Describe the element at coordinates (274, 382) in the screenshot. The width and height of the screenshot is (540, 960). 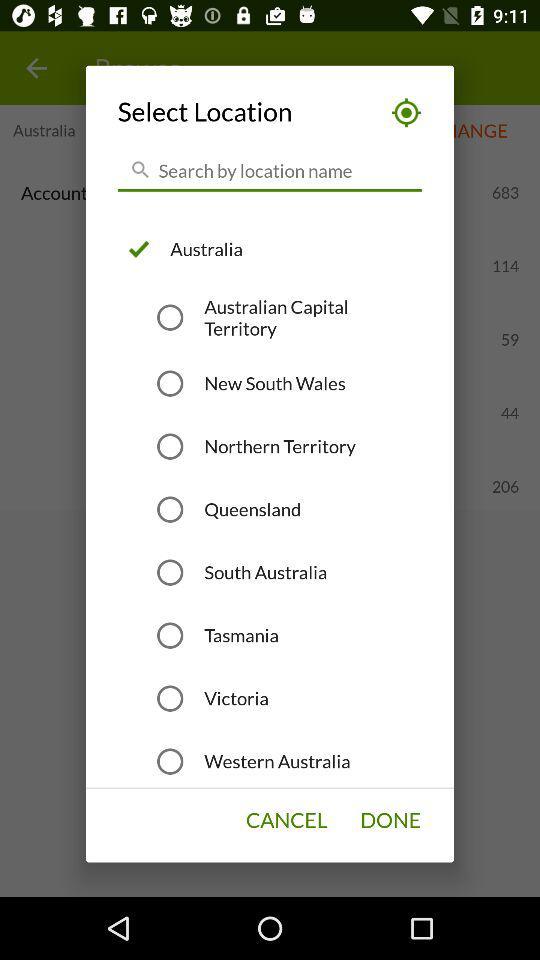
I see `the icon below the australian capital territory icon` at that location.